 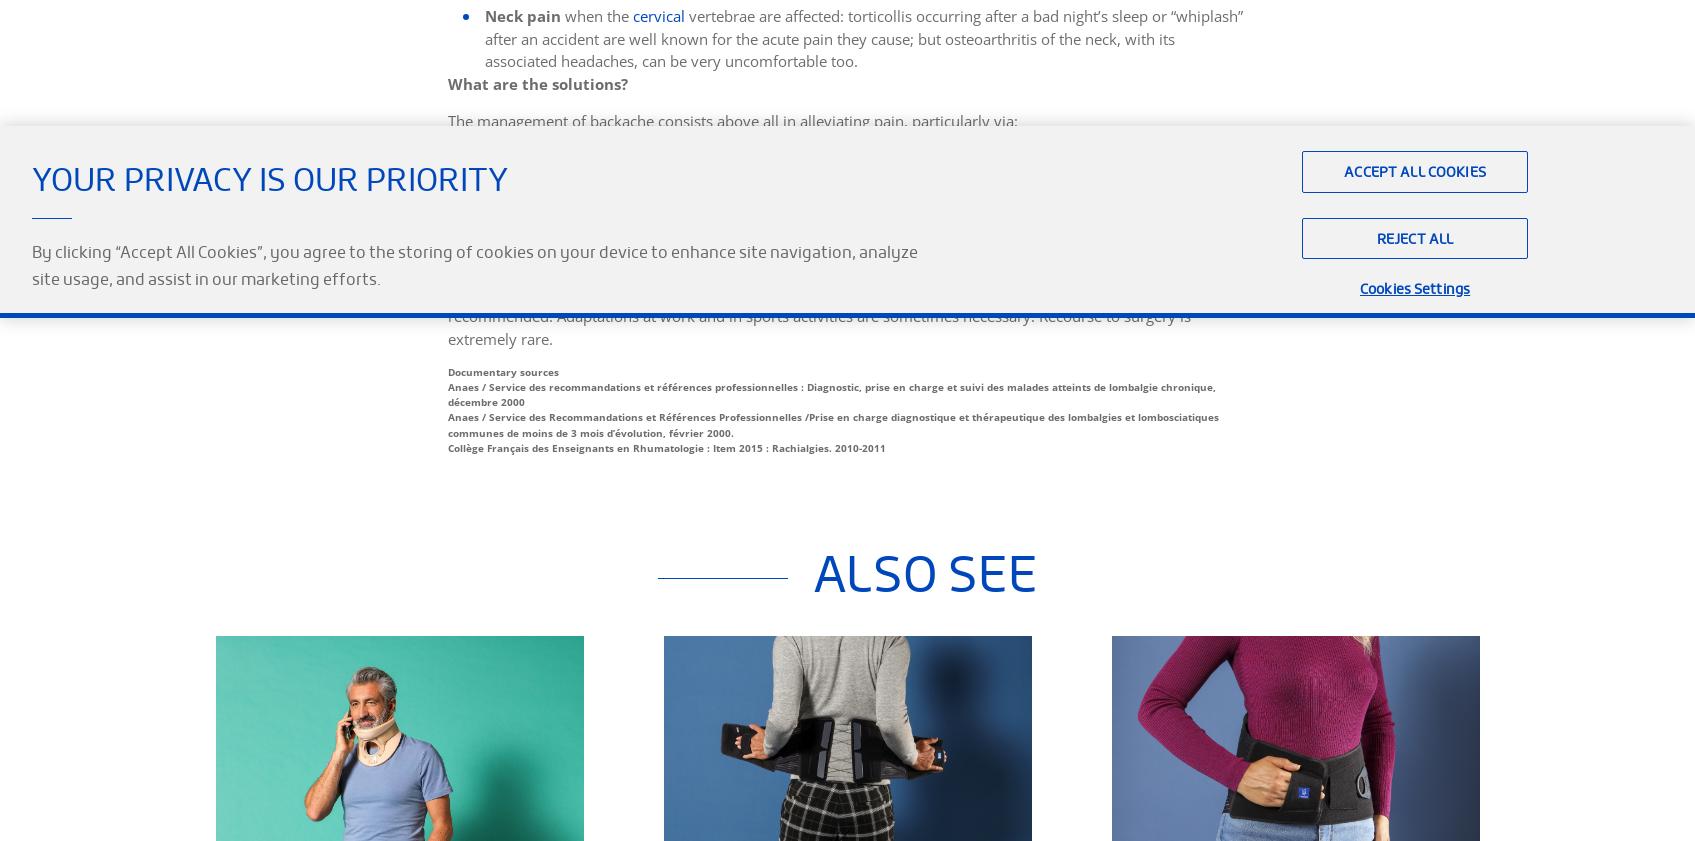 What do you see at coordinates (483, 14) in the screenshot?
I see `'Neck pain'` at bounding box center [483, 14].